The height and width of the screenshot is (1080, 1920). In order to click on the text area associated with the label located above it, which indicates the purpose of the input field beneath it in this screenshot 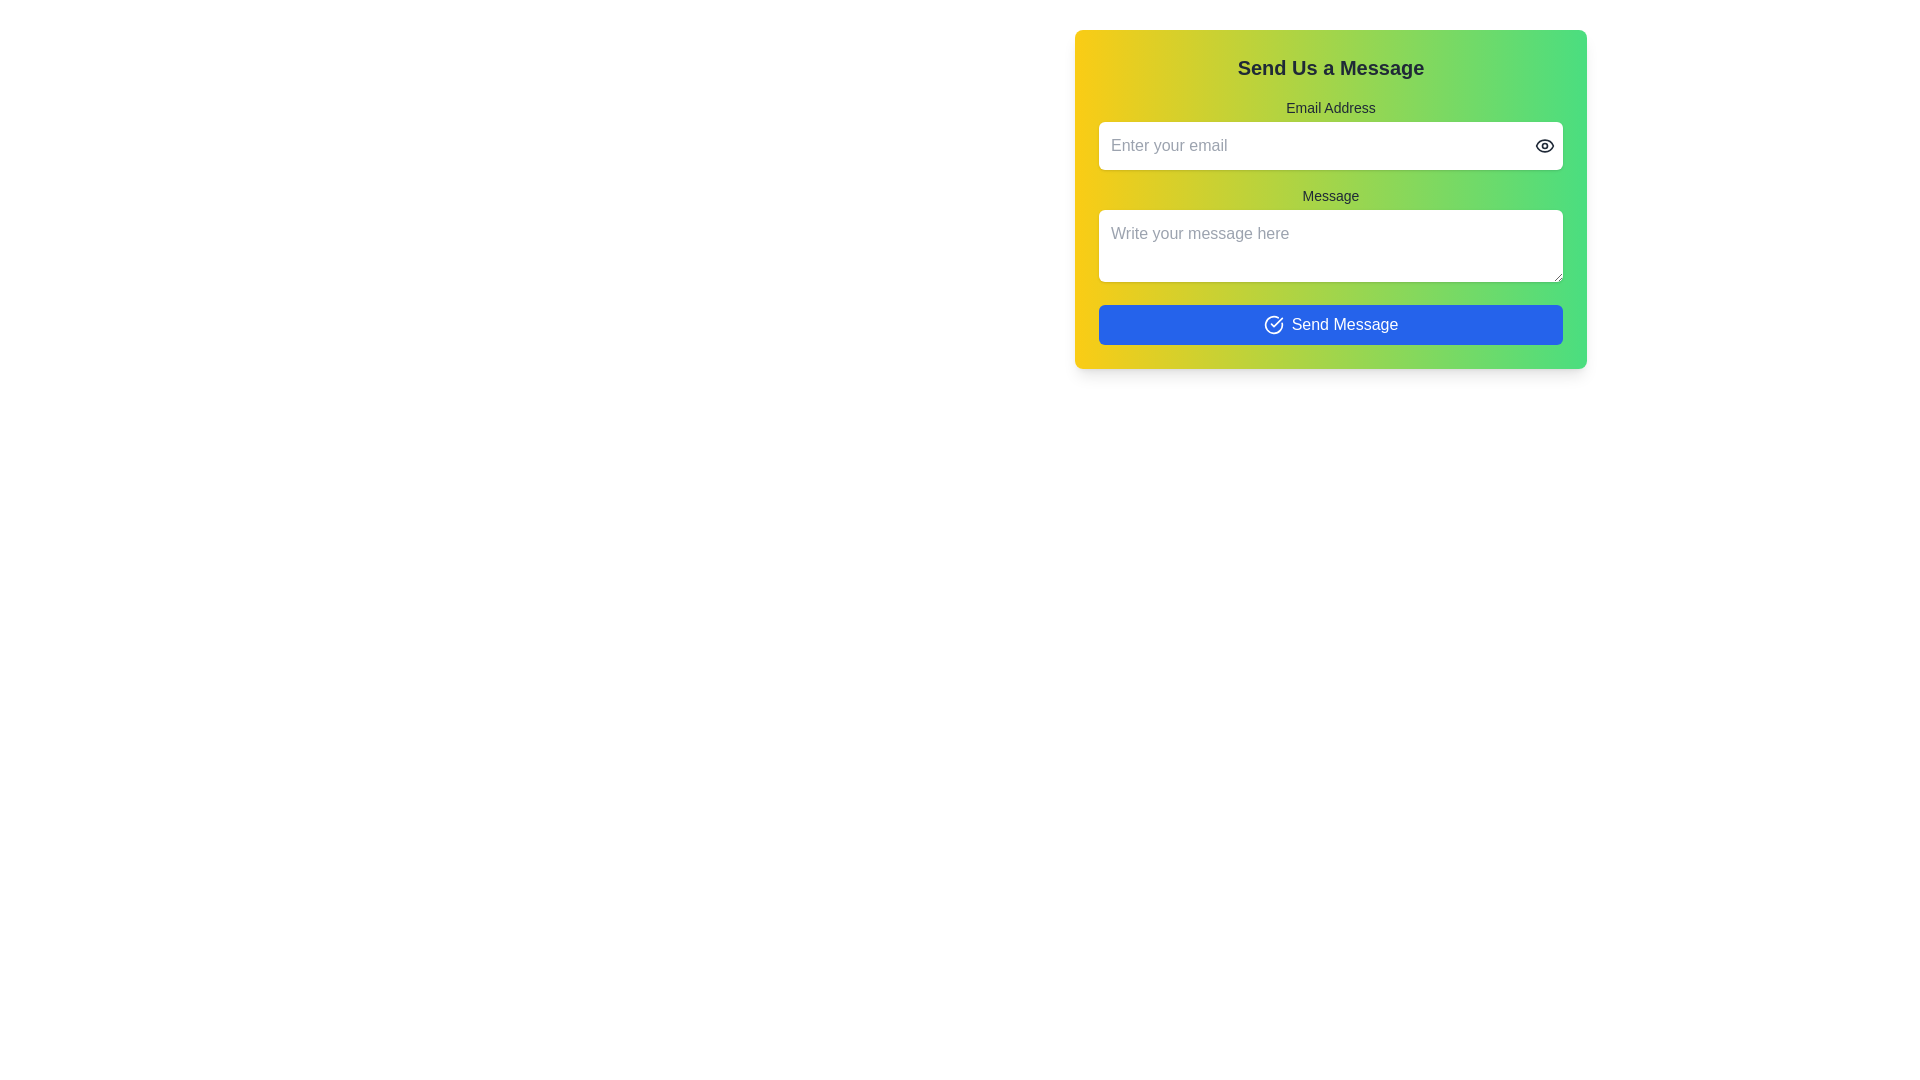, I will do `click(1330, 196)`.